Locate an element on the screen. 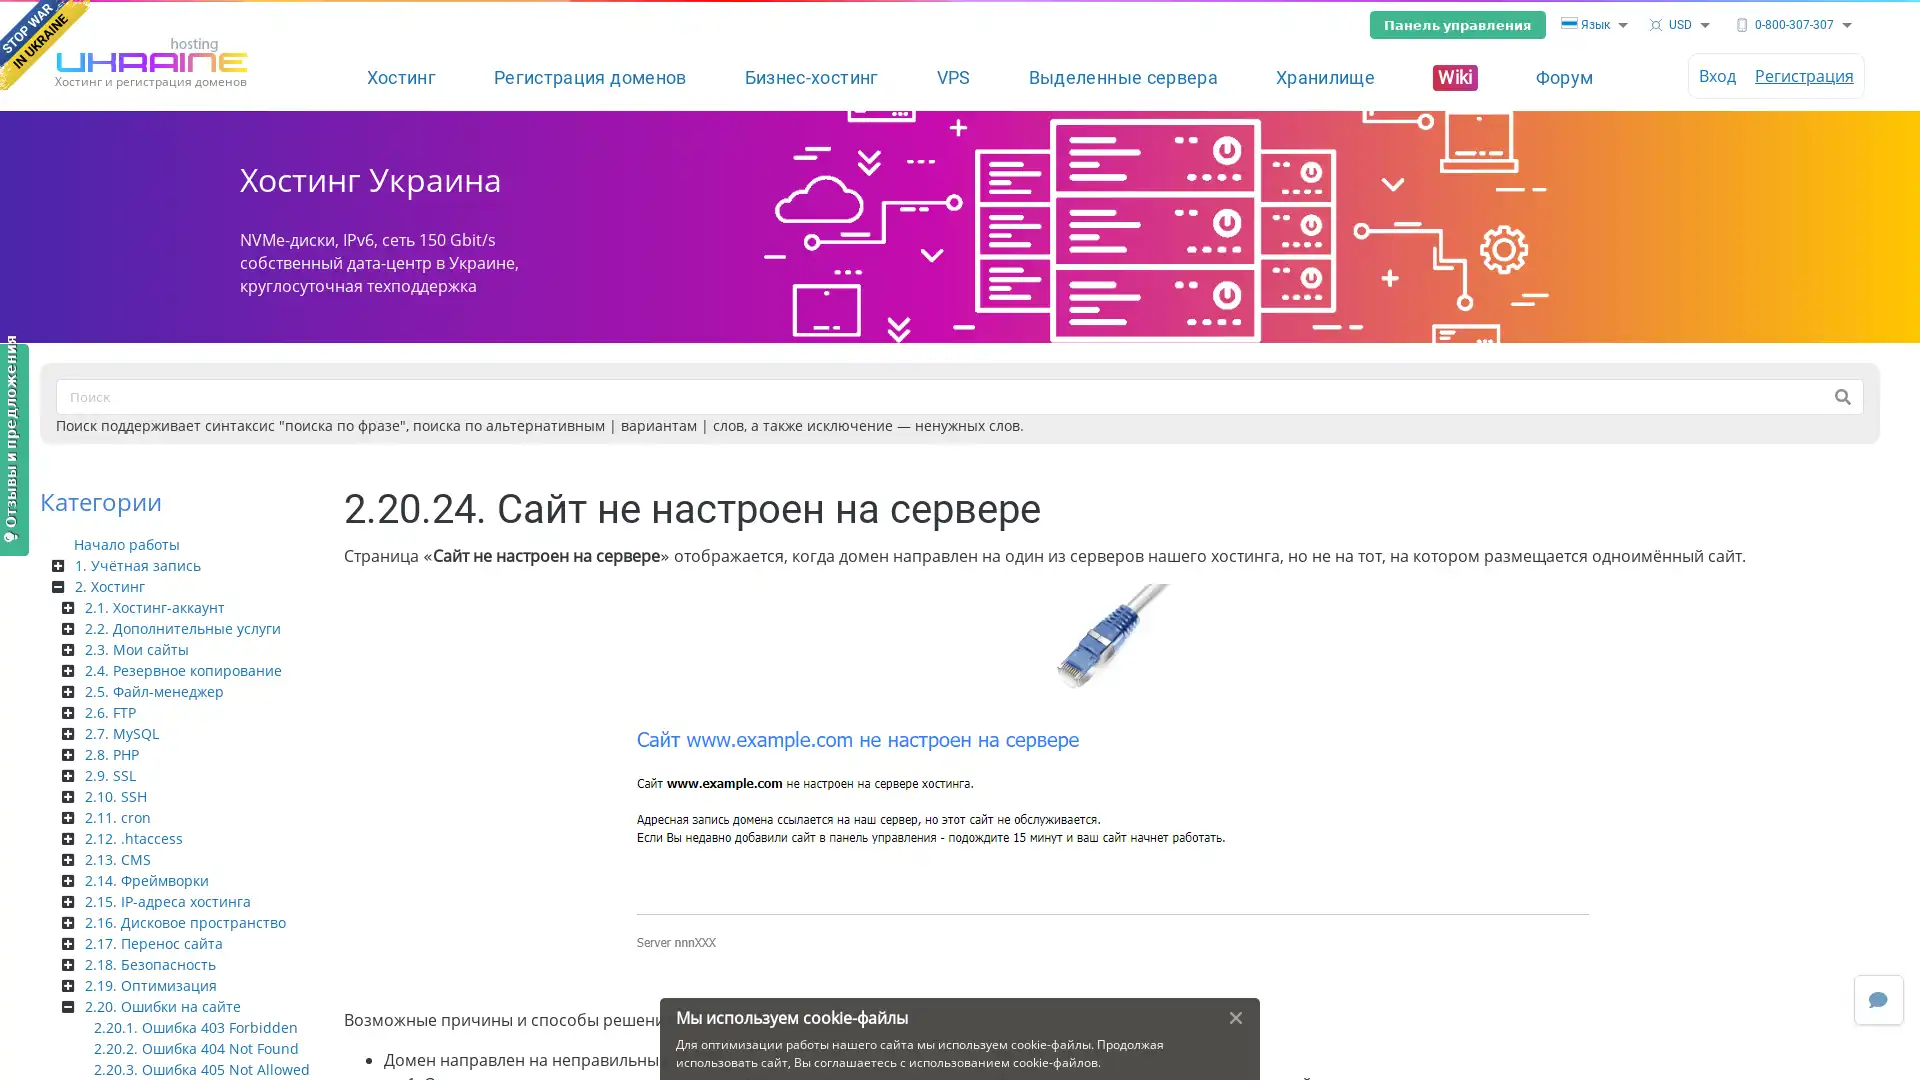 The width and height of the screenshot is (1920, 1080). USD is located at coordinates (1679, 24).